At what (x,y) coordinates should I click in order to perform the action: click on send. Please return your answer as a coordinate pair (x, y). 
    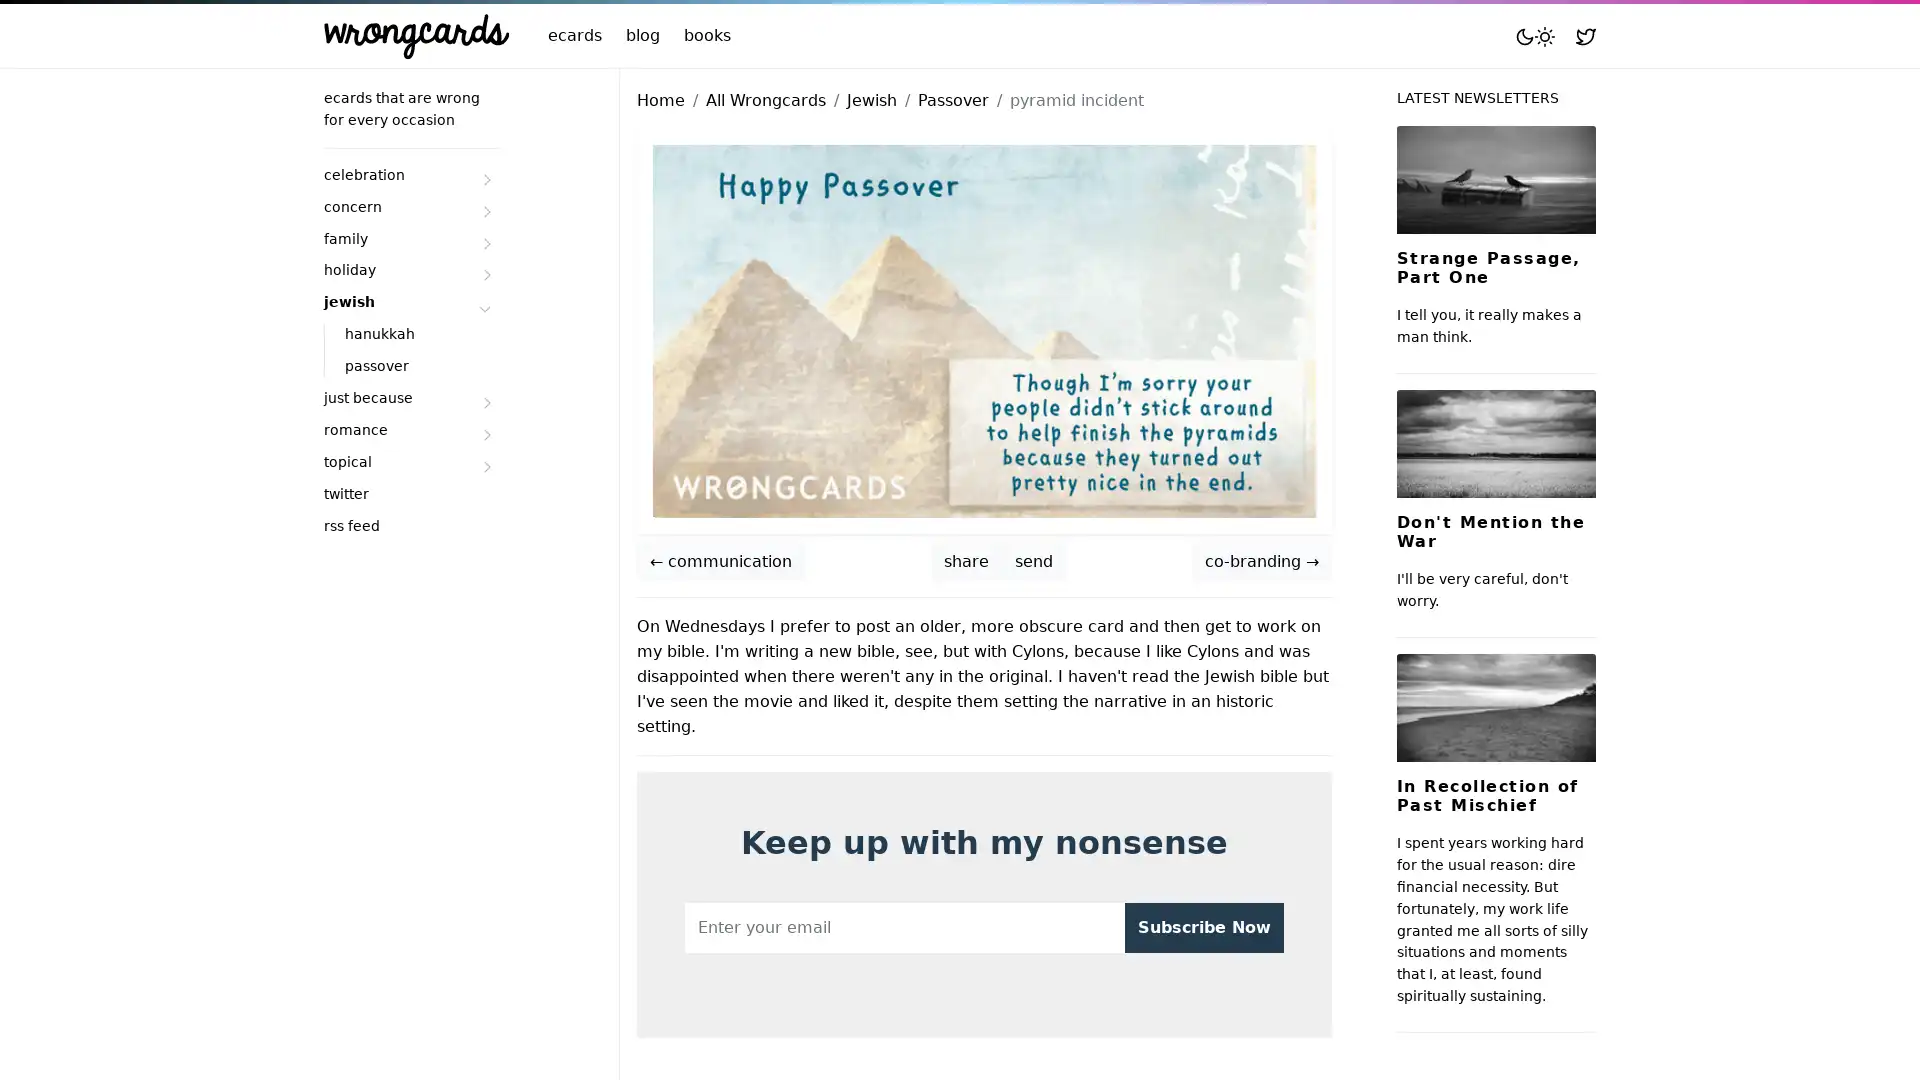
    Looking at the image, I should click on (1032, 561).